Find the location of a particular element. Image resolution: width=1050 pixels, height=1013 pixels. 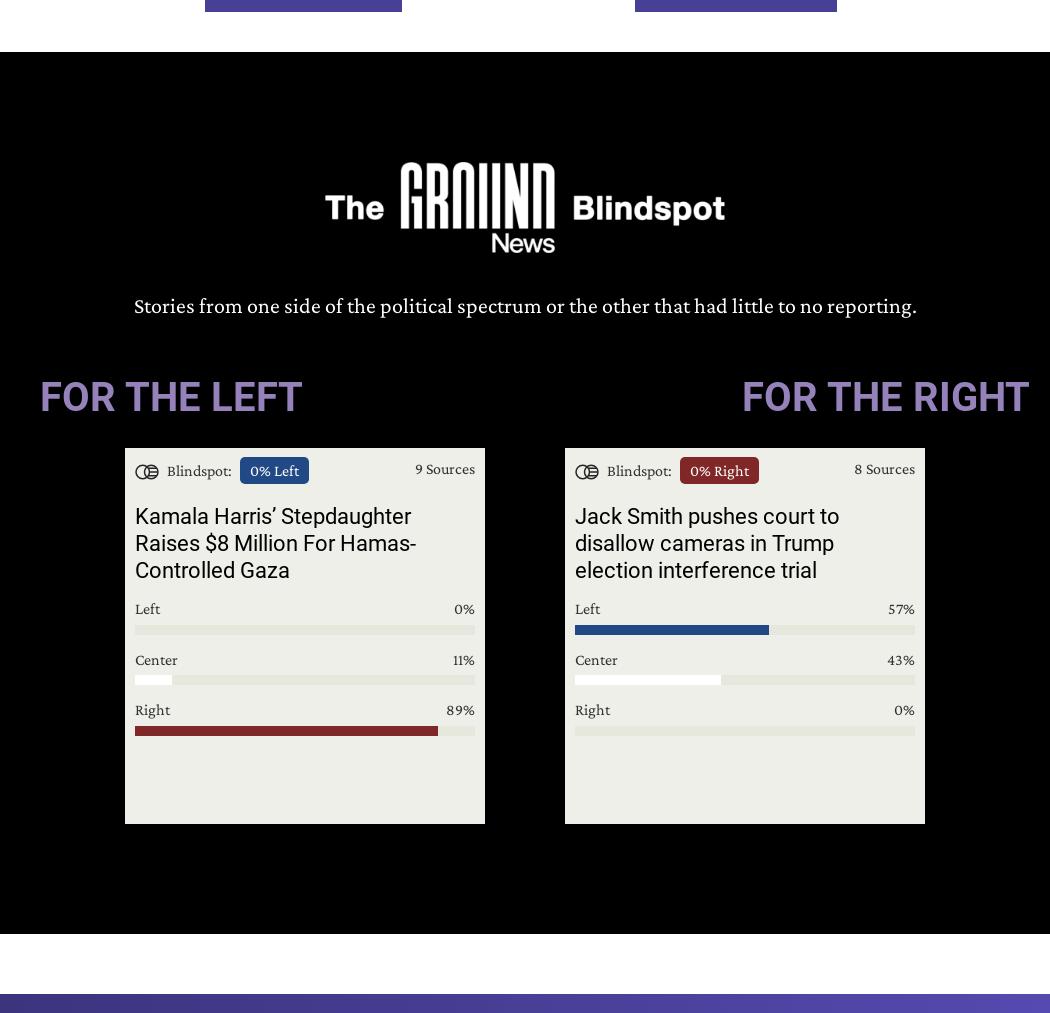

'11%' is located at coordinates (463, 657).